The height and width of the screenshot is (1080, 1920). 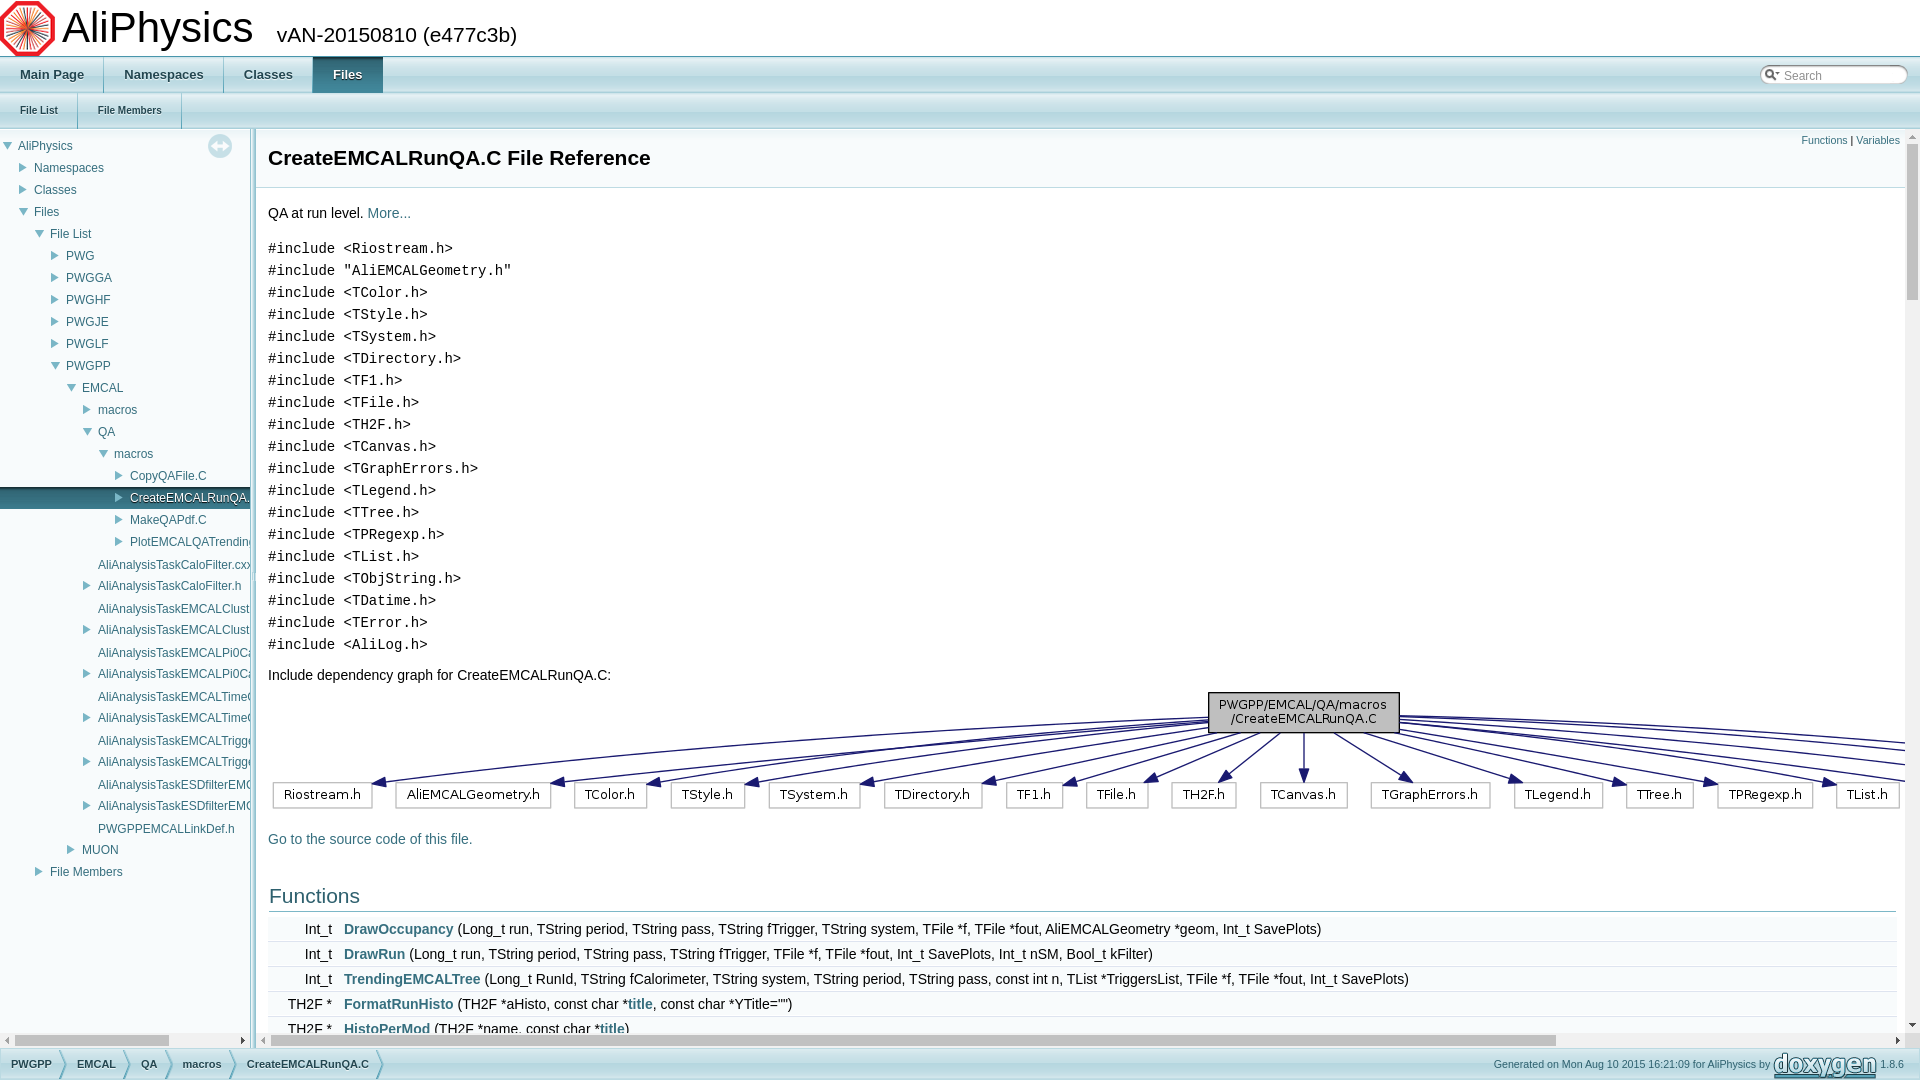 What do you see at coordinates (197, 608) in the screenshot?
I see `'AliAnalysisTaskEMCALClusterize.cxx'` at bounding box center [197, 608].